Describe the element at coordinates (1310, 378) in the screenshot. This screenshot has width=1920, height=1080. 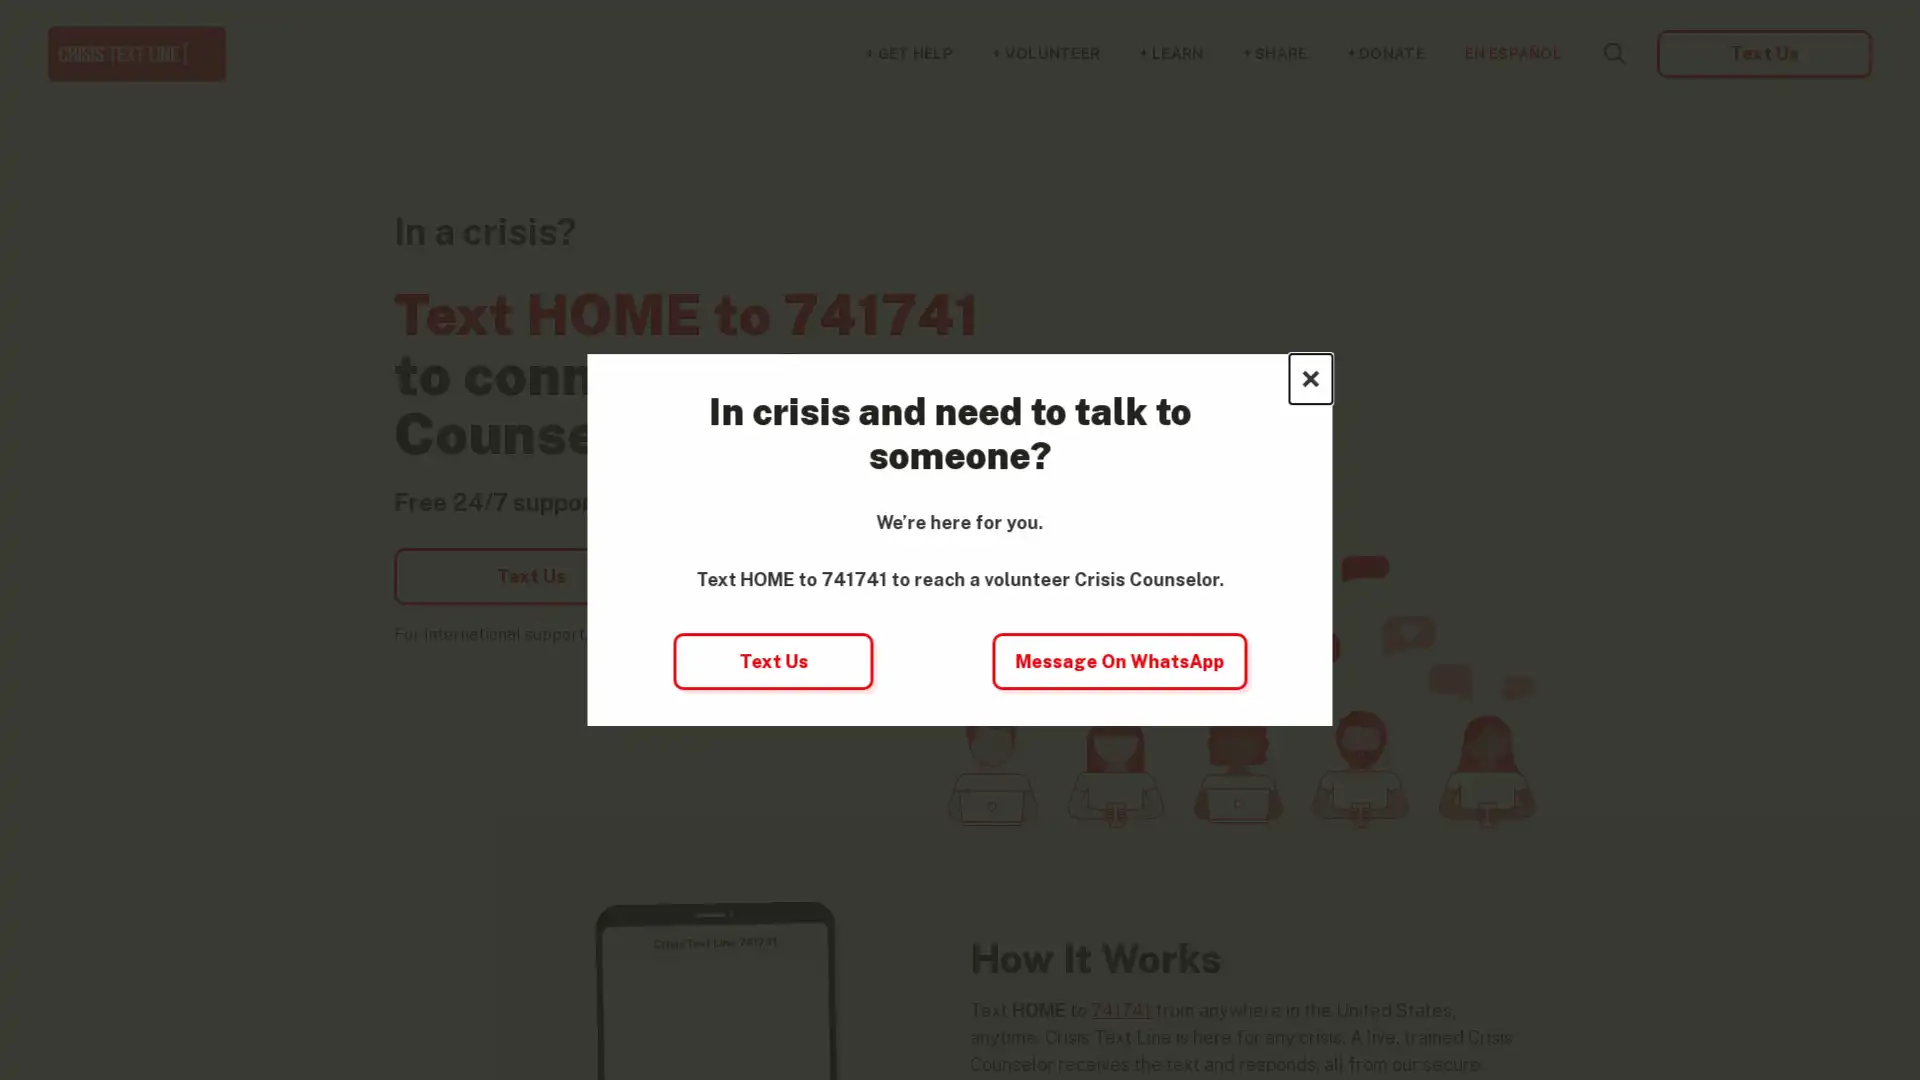
I see `Close this dialog window` at that location.